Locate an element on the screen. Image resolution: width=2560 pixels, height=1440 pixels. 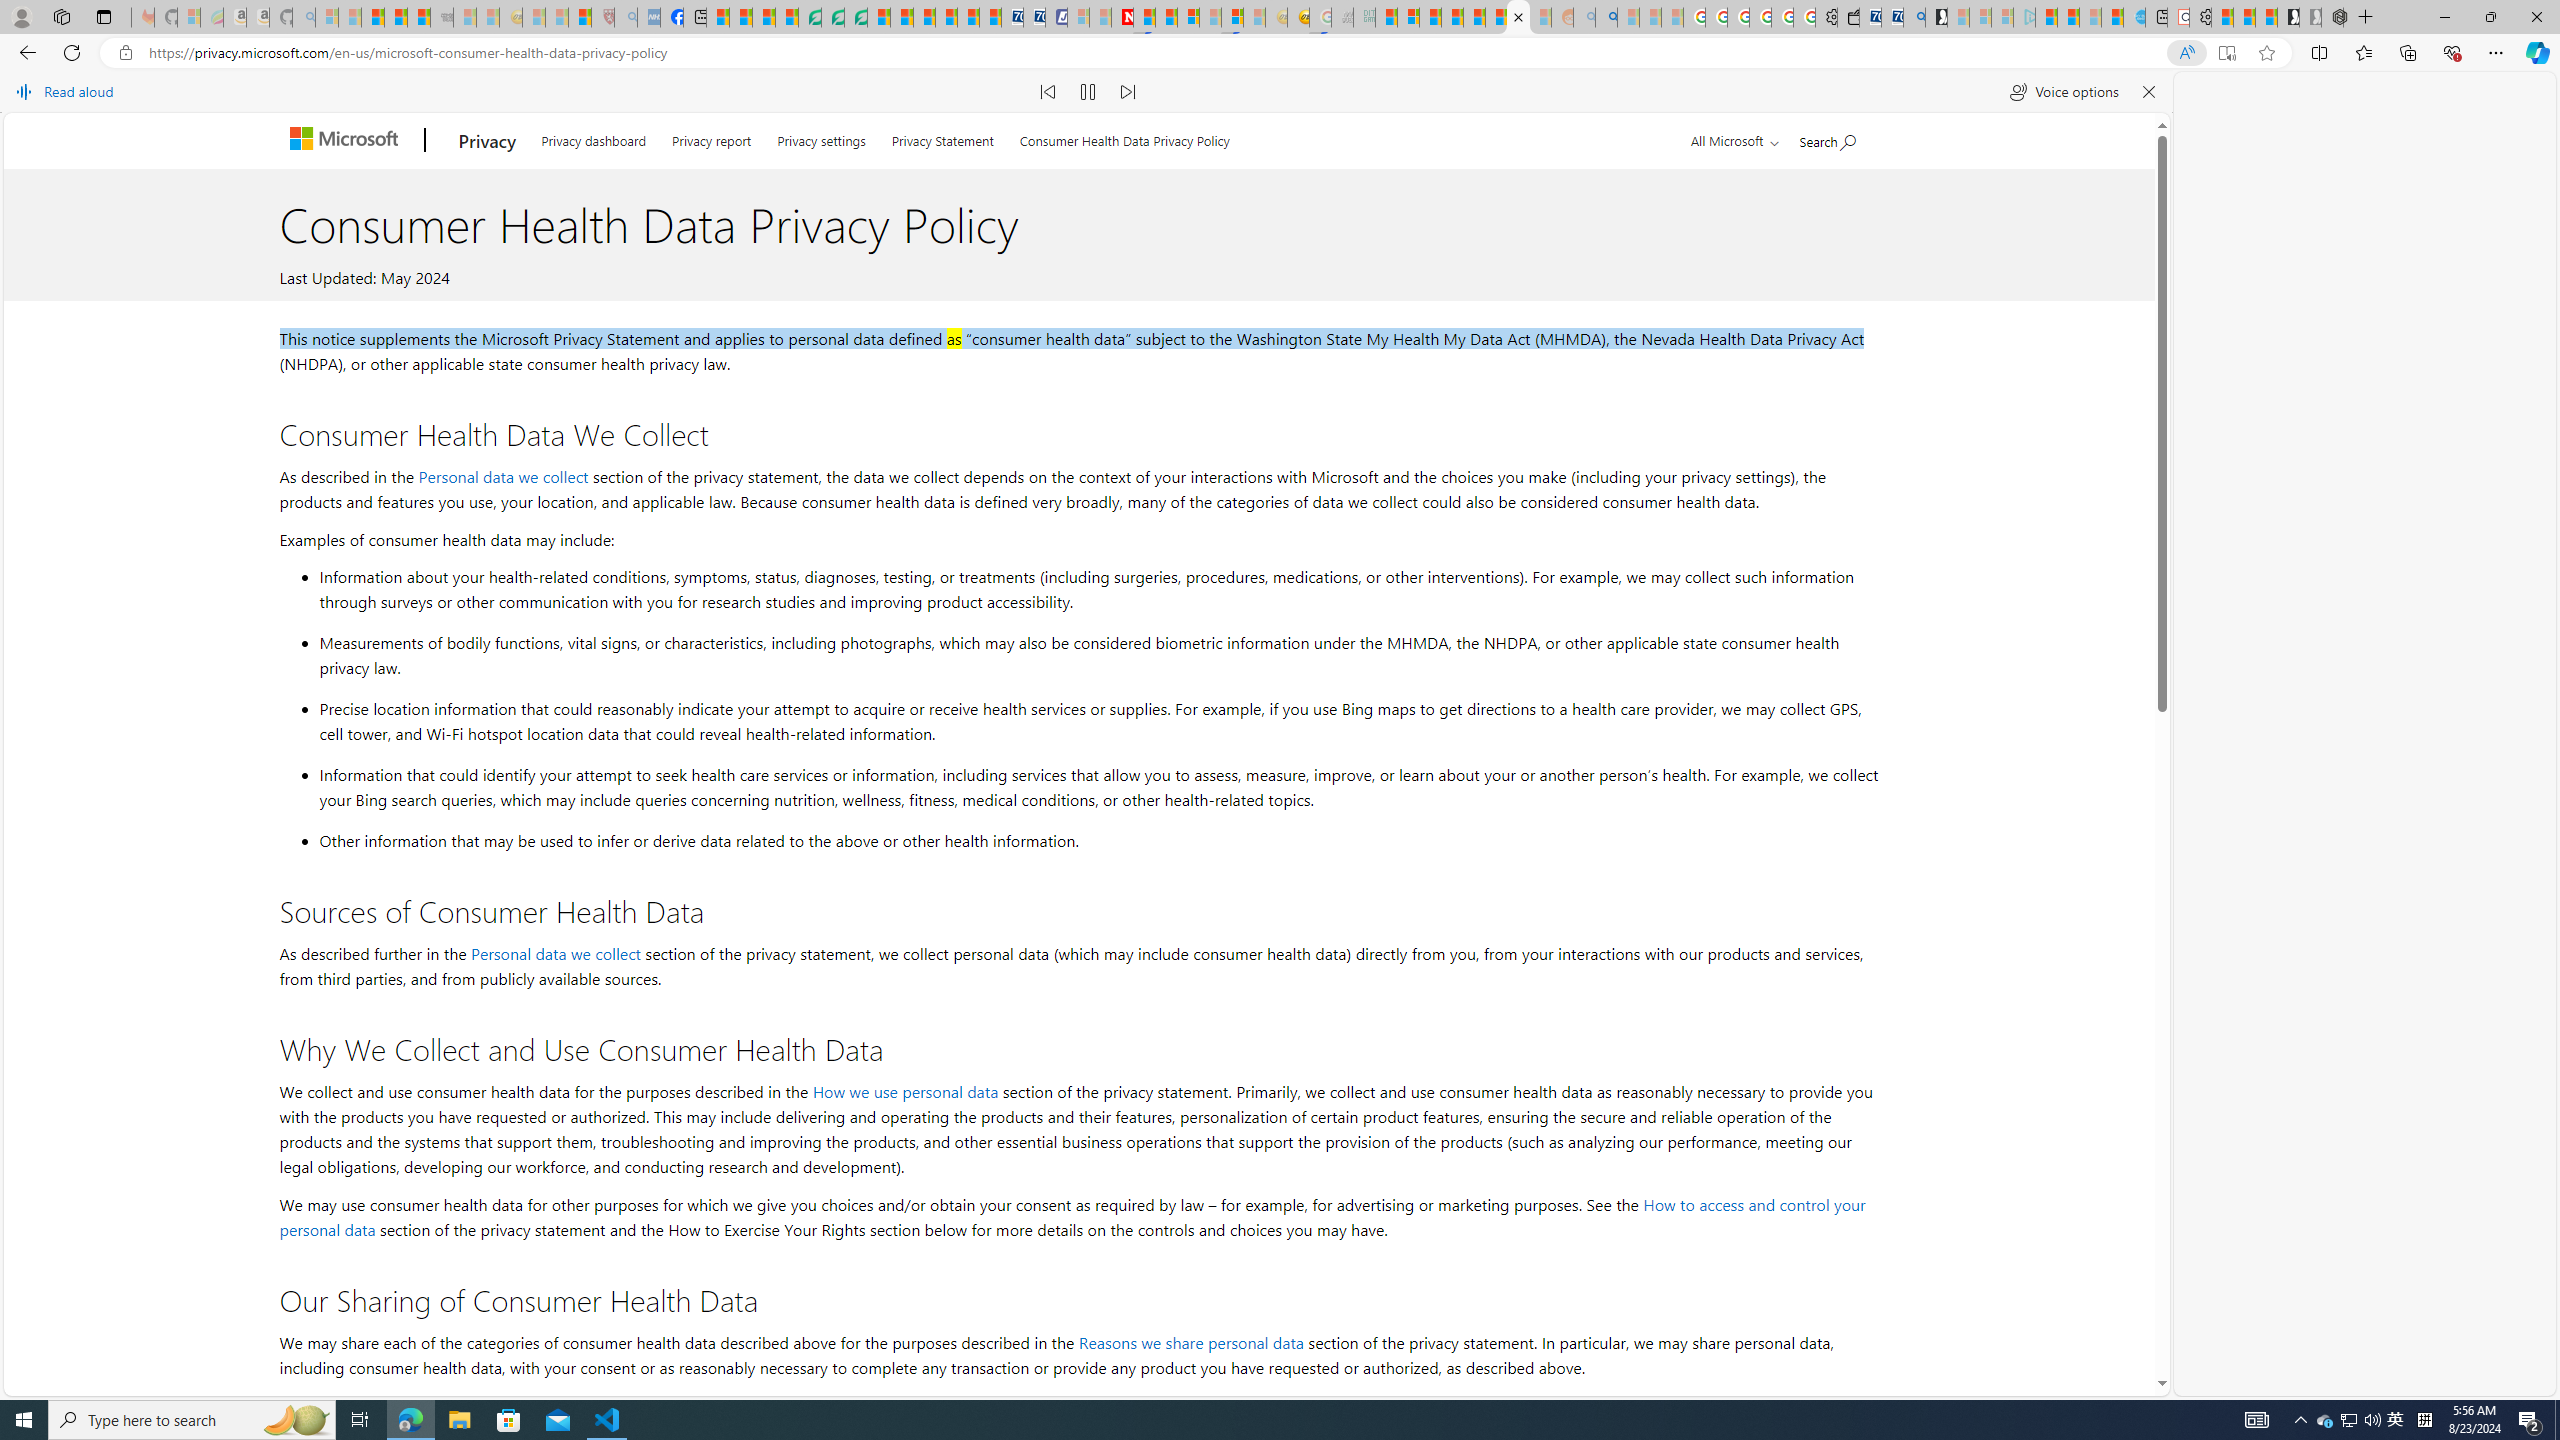
'Pause read aloud (Ctrl+Shift+U)' is located at coordinates (1088, 91).